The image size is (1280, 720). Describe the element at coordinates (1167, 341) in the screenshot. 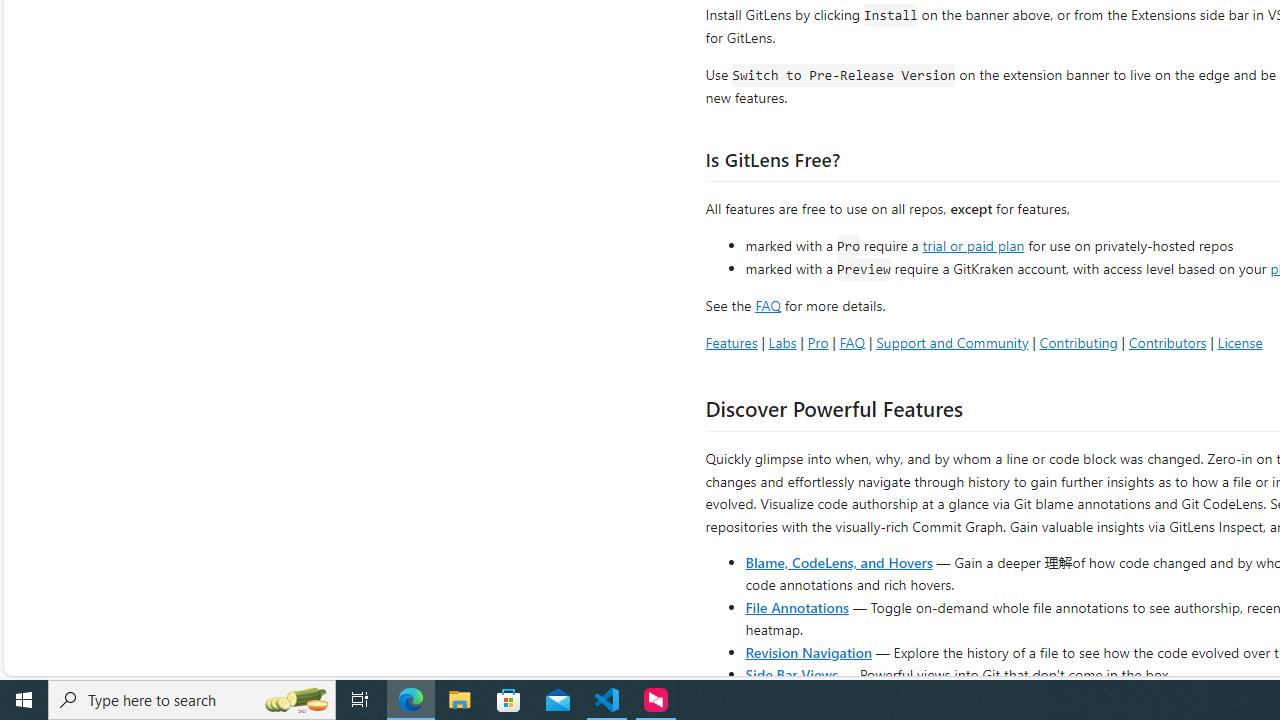

I see `'Contributors'` at that location.